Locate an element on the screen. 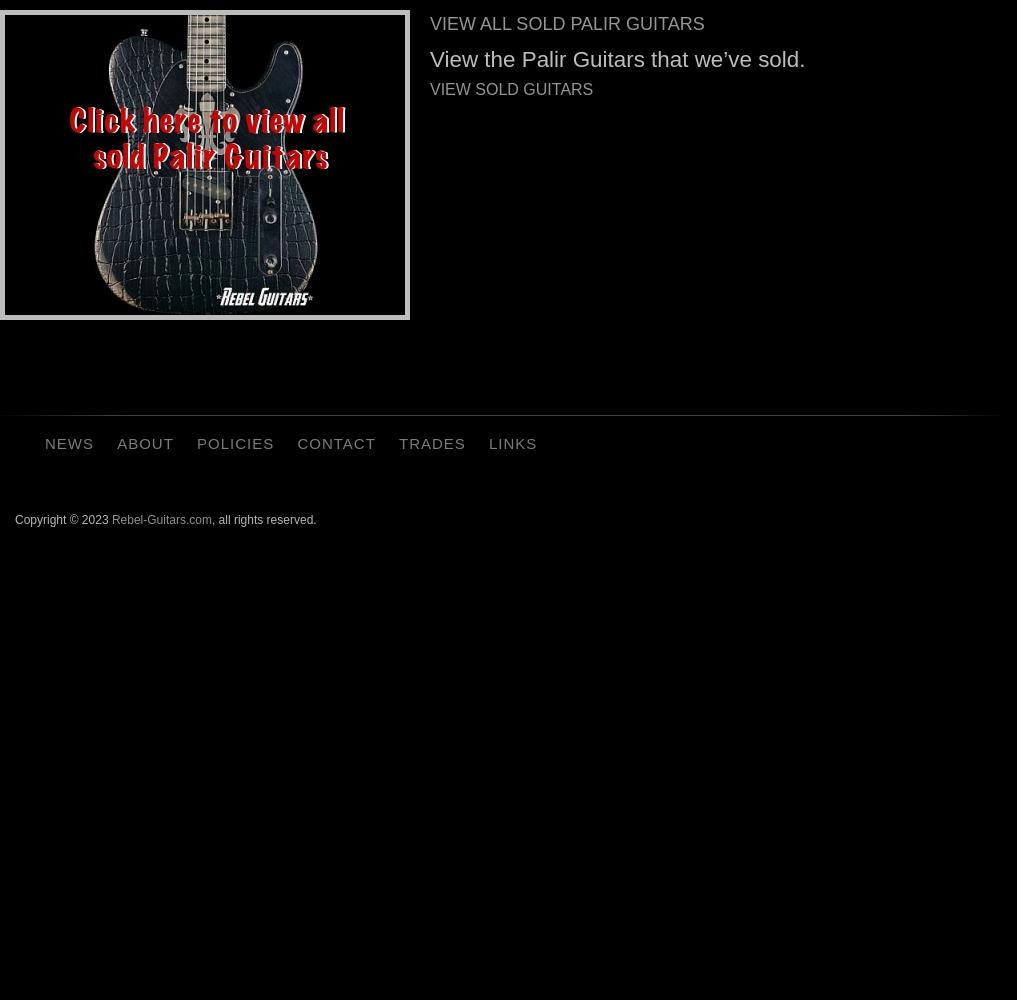  'View Sold Guitars' is located at coordinates (429, 88).